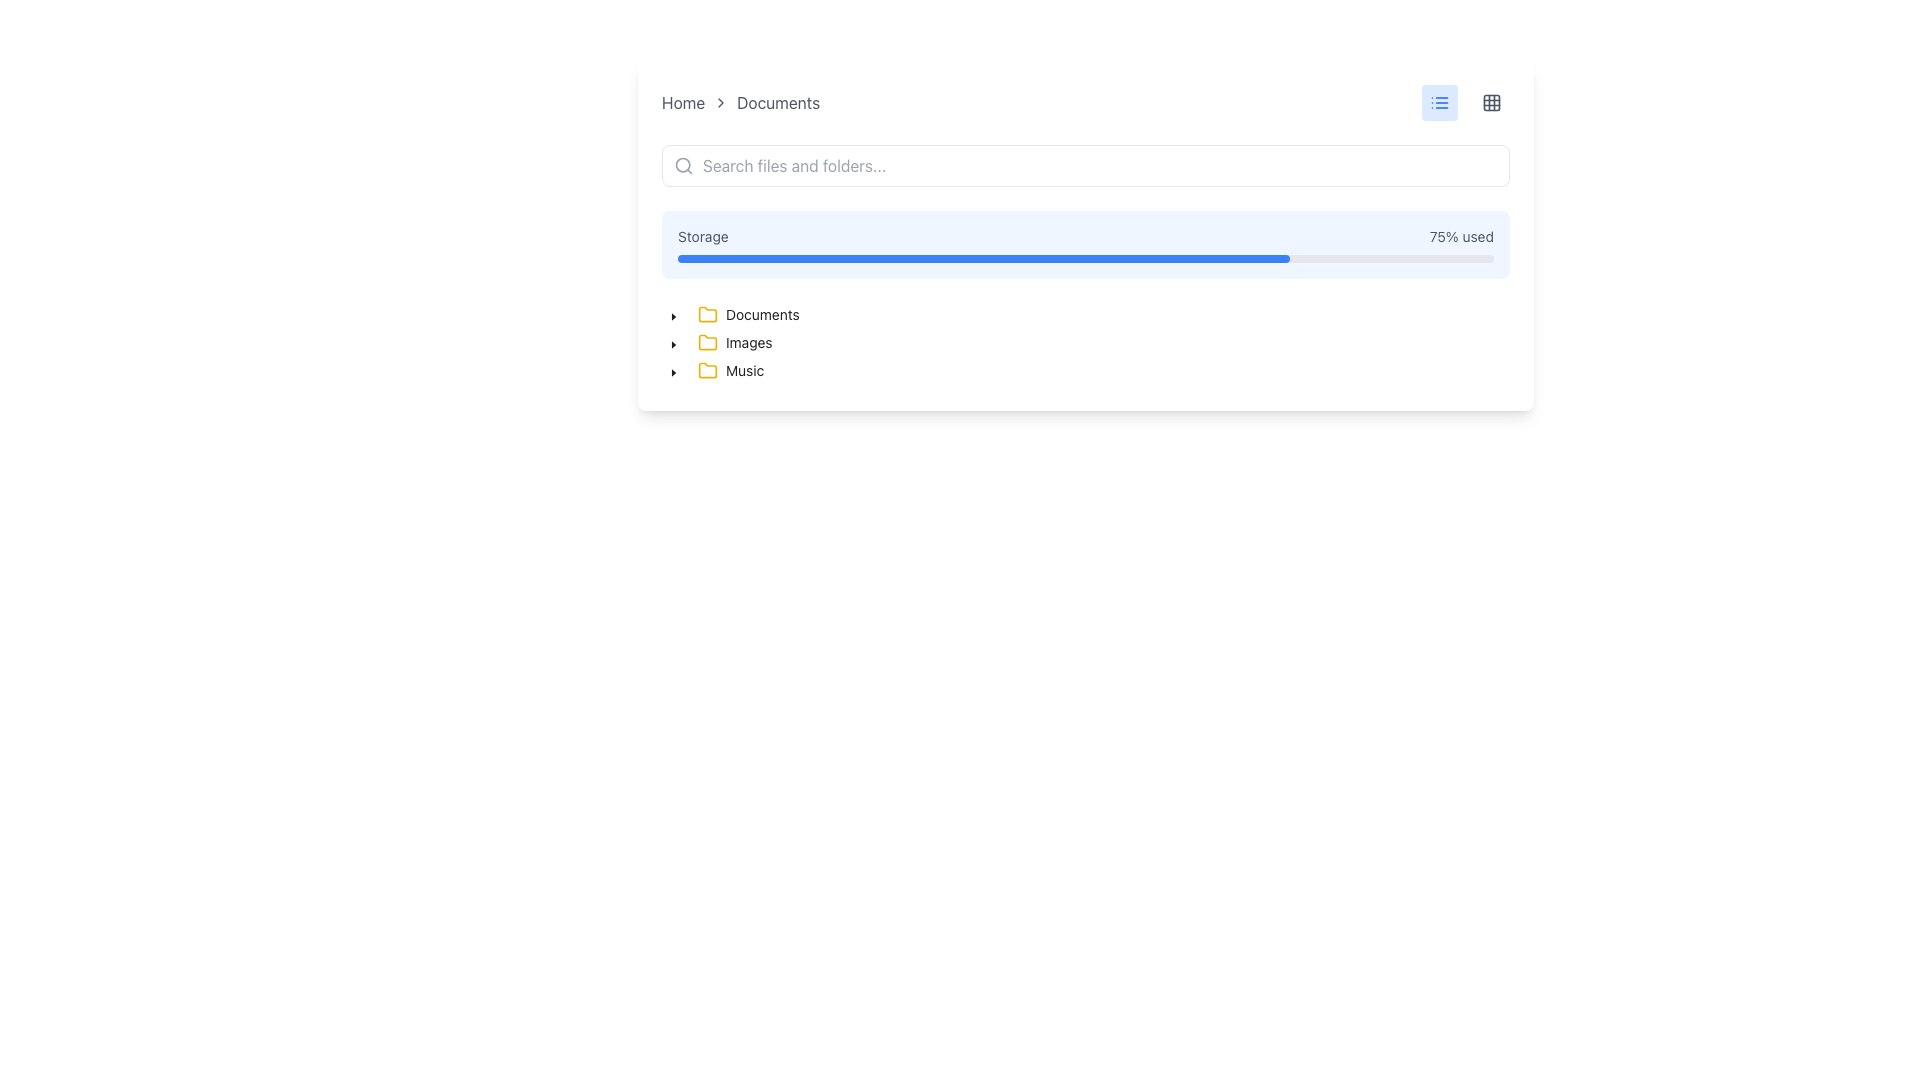 The height and width of the screenshot is (1080, 1920). What do you see at coordinates (730, 370) in the screenshot?
I see `the 'Music' folder UI element located in the left segment of the interface` at bounding box center [730, 370].